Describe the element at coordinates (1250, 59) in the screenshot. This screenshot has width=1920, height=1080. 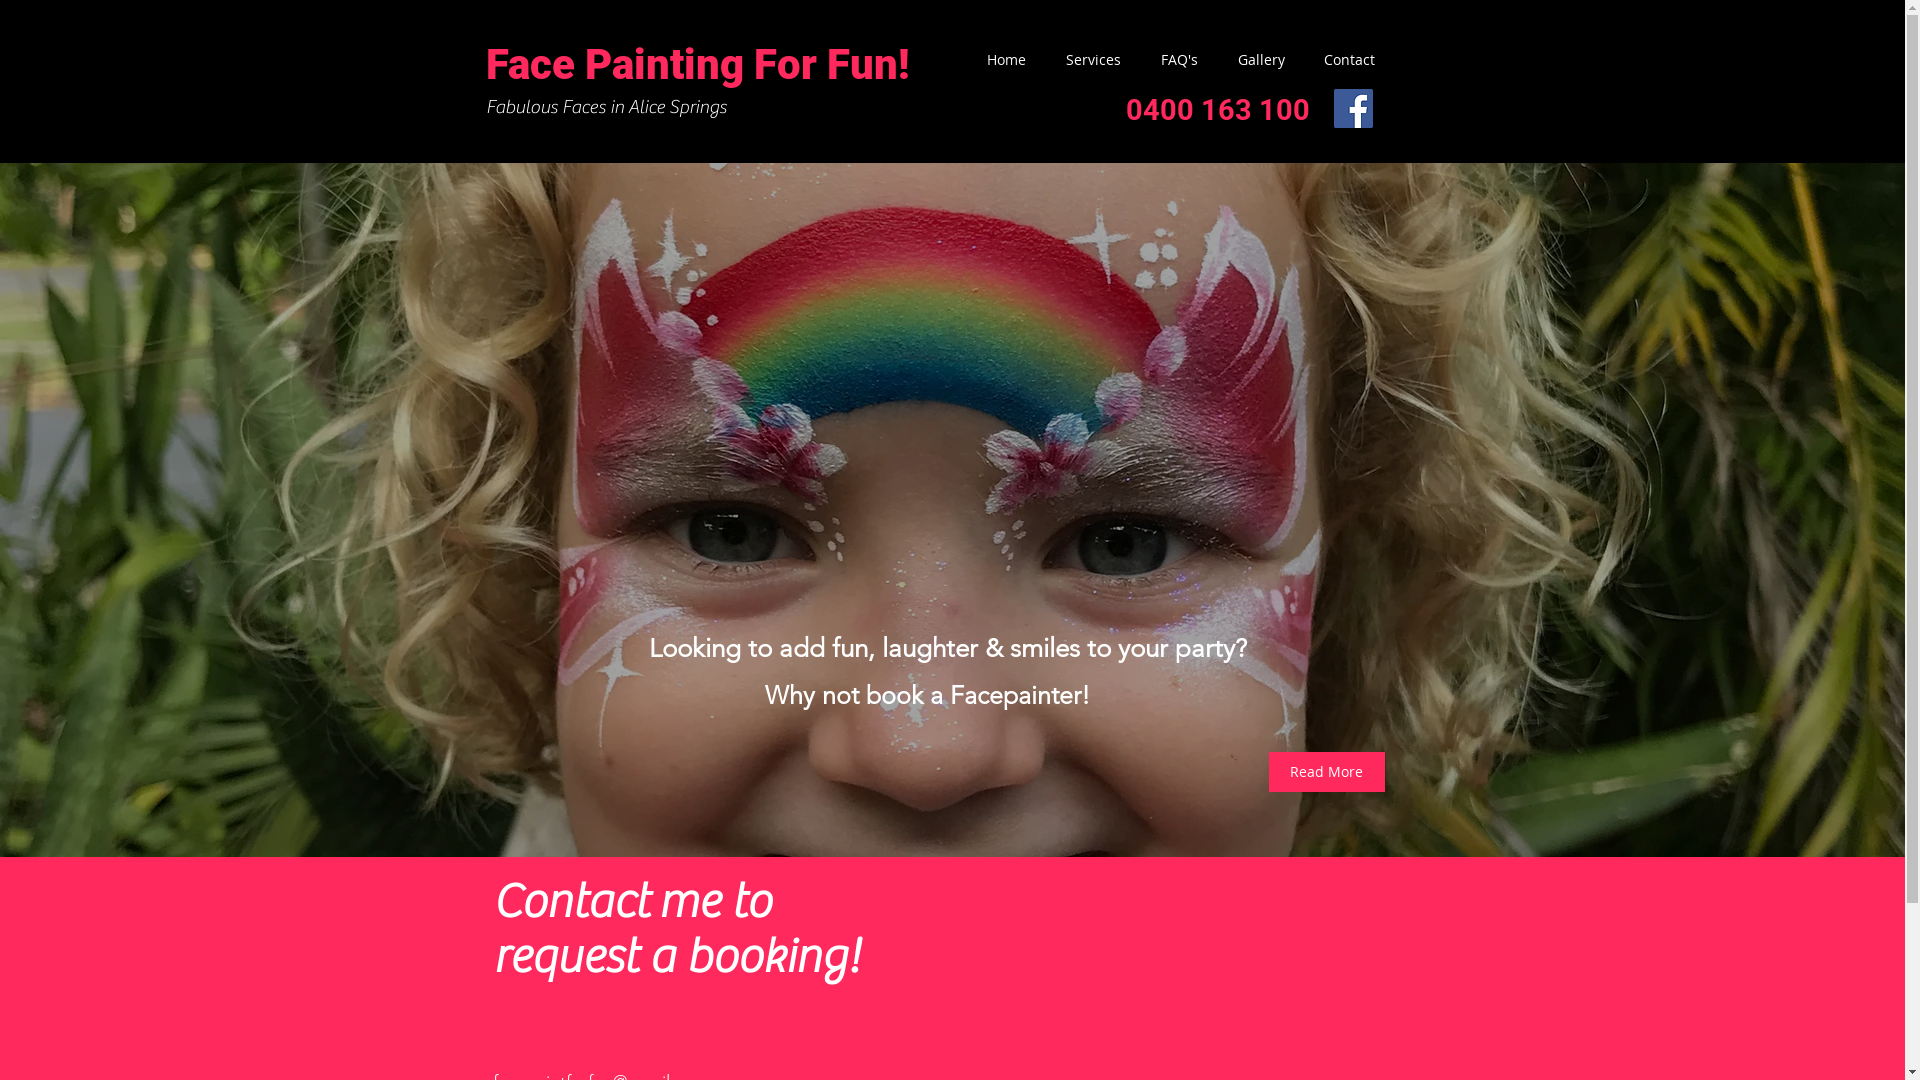
I see `'Gallery'` at that location.